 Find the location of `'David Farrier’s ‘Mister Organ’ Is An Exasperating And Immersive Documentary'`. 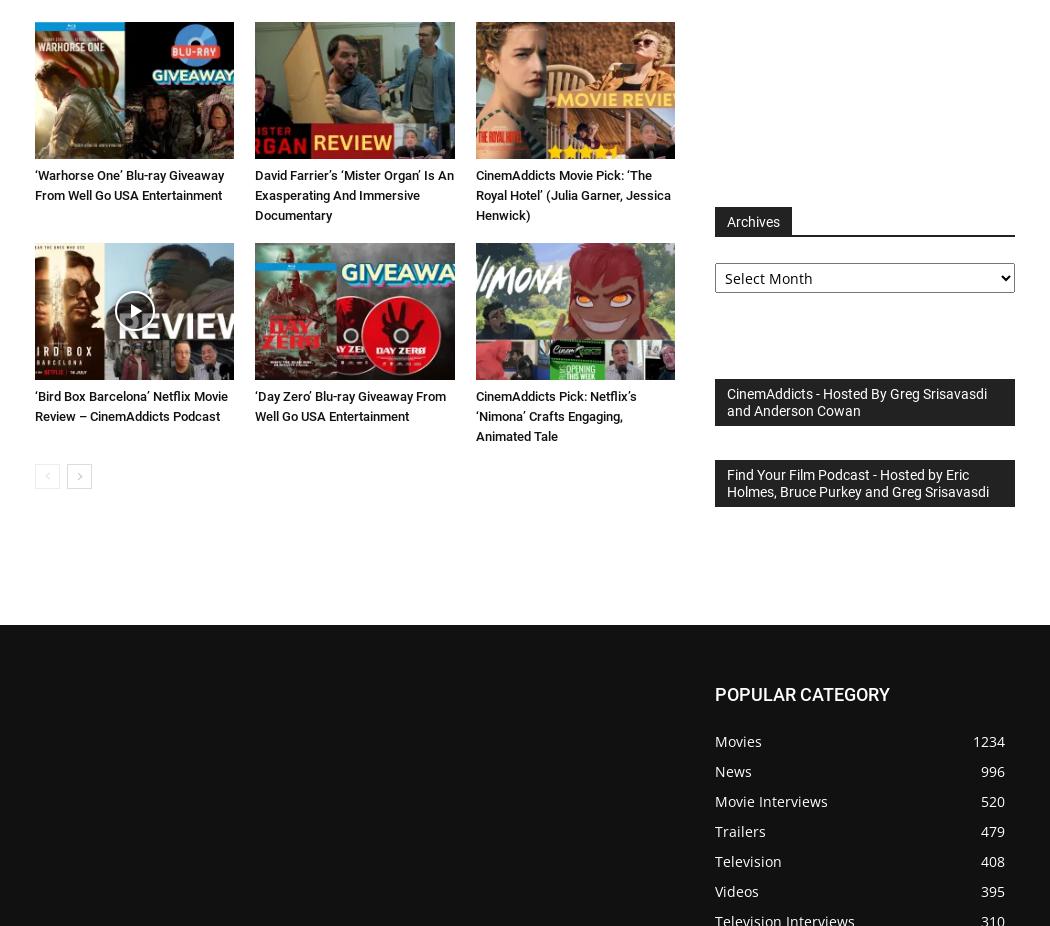

'David Farrier’s ‘Mister Organ’ Is An Exasperating And Immersive Documentary' is located at coordinates (353, 193).